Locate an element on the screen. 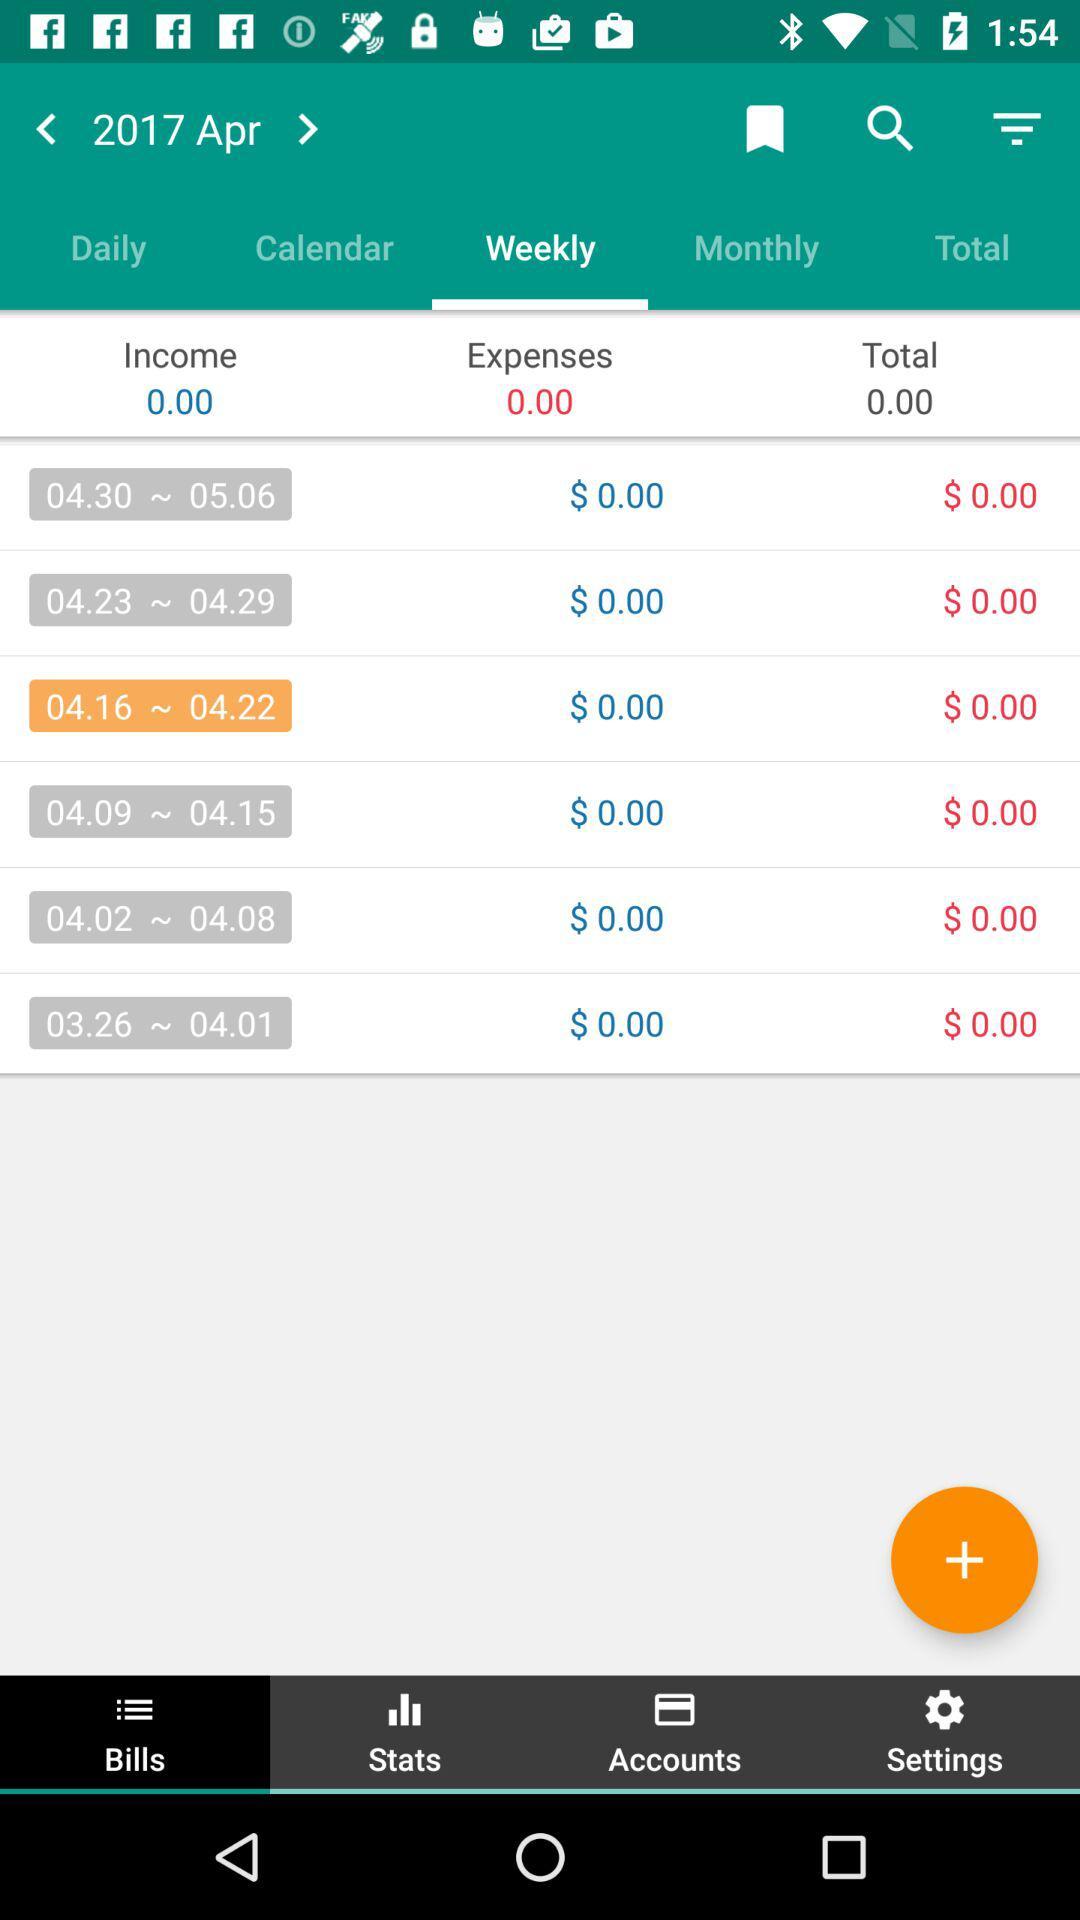 This screenshot has height=1920, width=1080. the arrow_forward icon is located at coordinates (307, 127).